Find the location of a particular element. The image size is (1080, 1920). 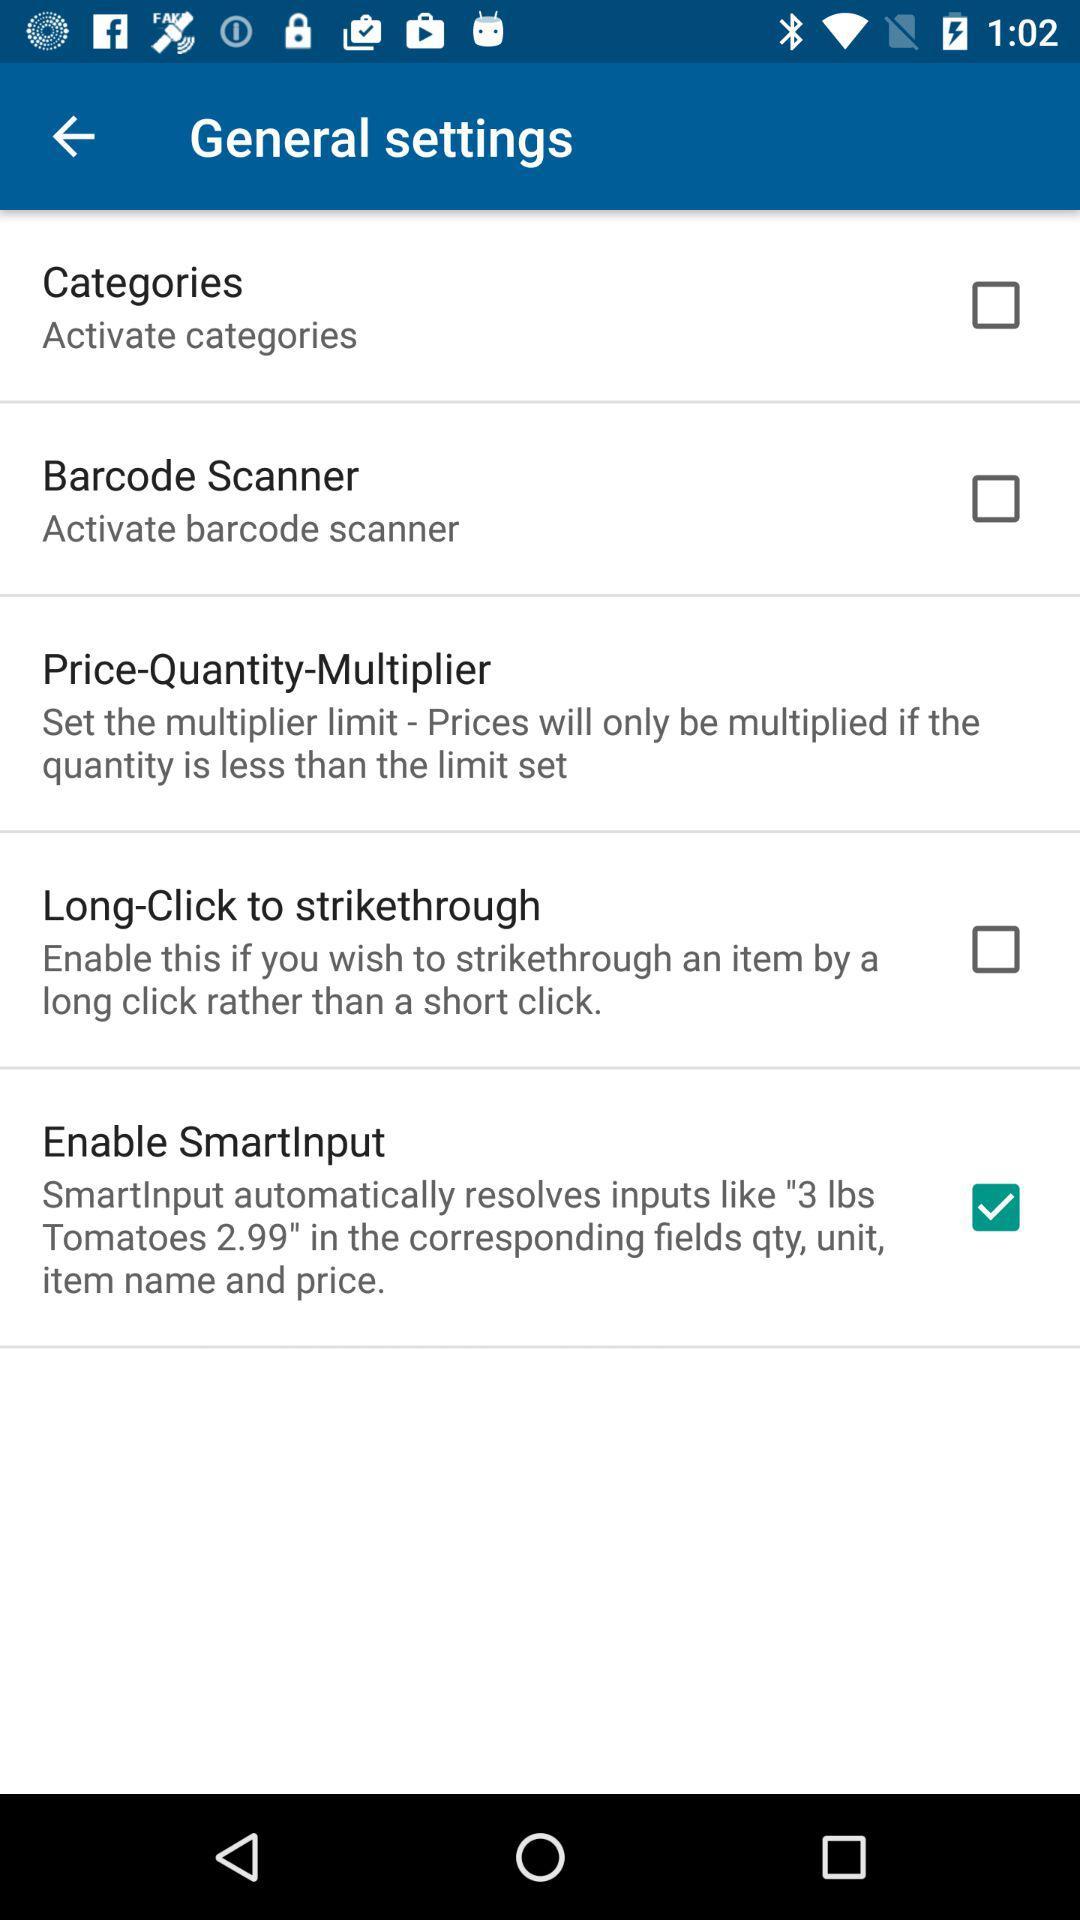

the item above barcode scanner is located at coordinates (199, 333).